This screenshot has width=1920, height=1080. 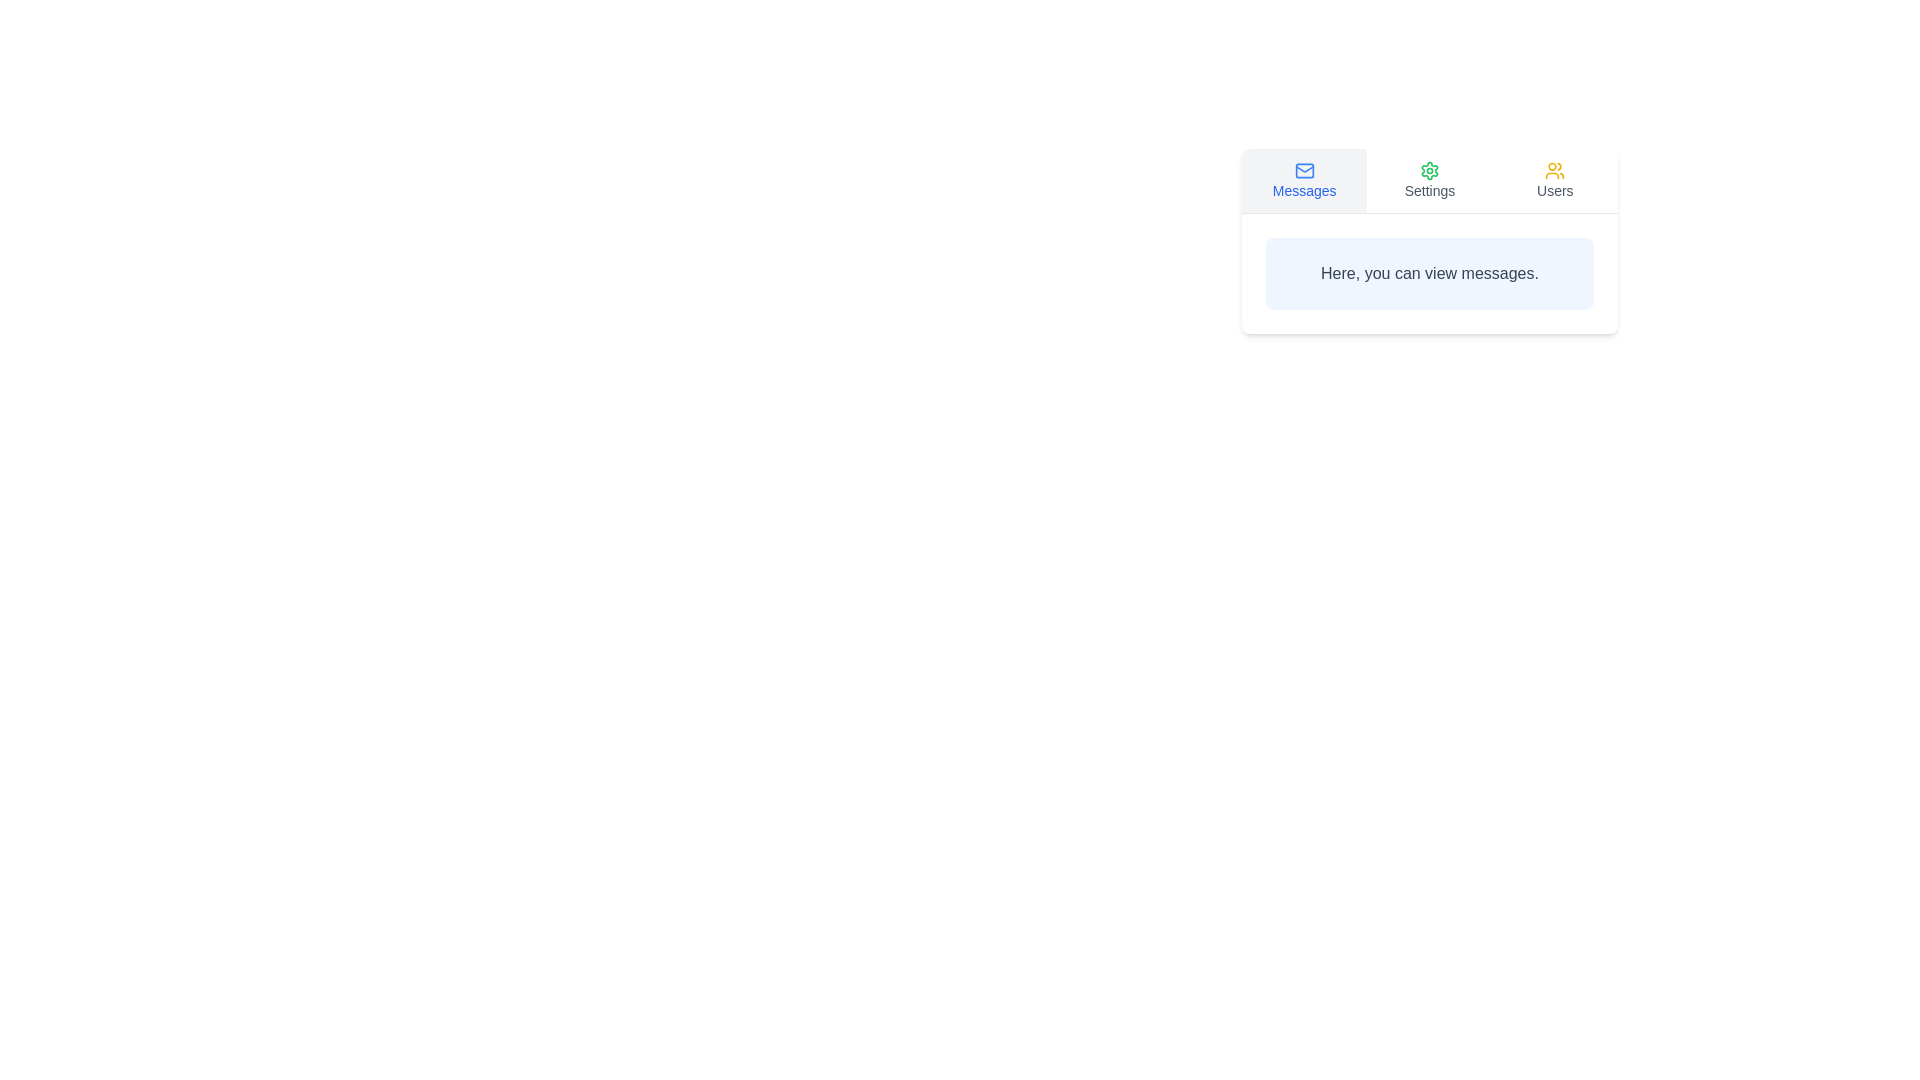 I want to click on the Messages tab, so click(x=1304, y=181).